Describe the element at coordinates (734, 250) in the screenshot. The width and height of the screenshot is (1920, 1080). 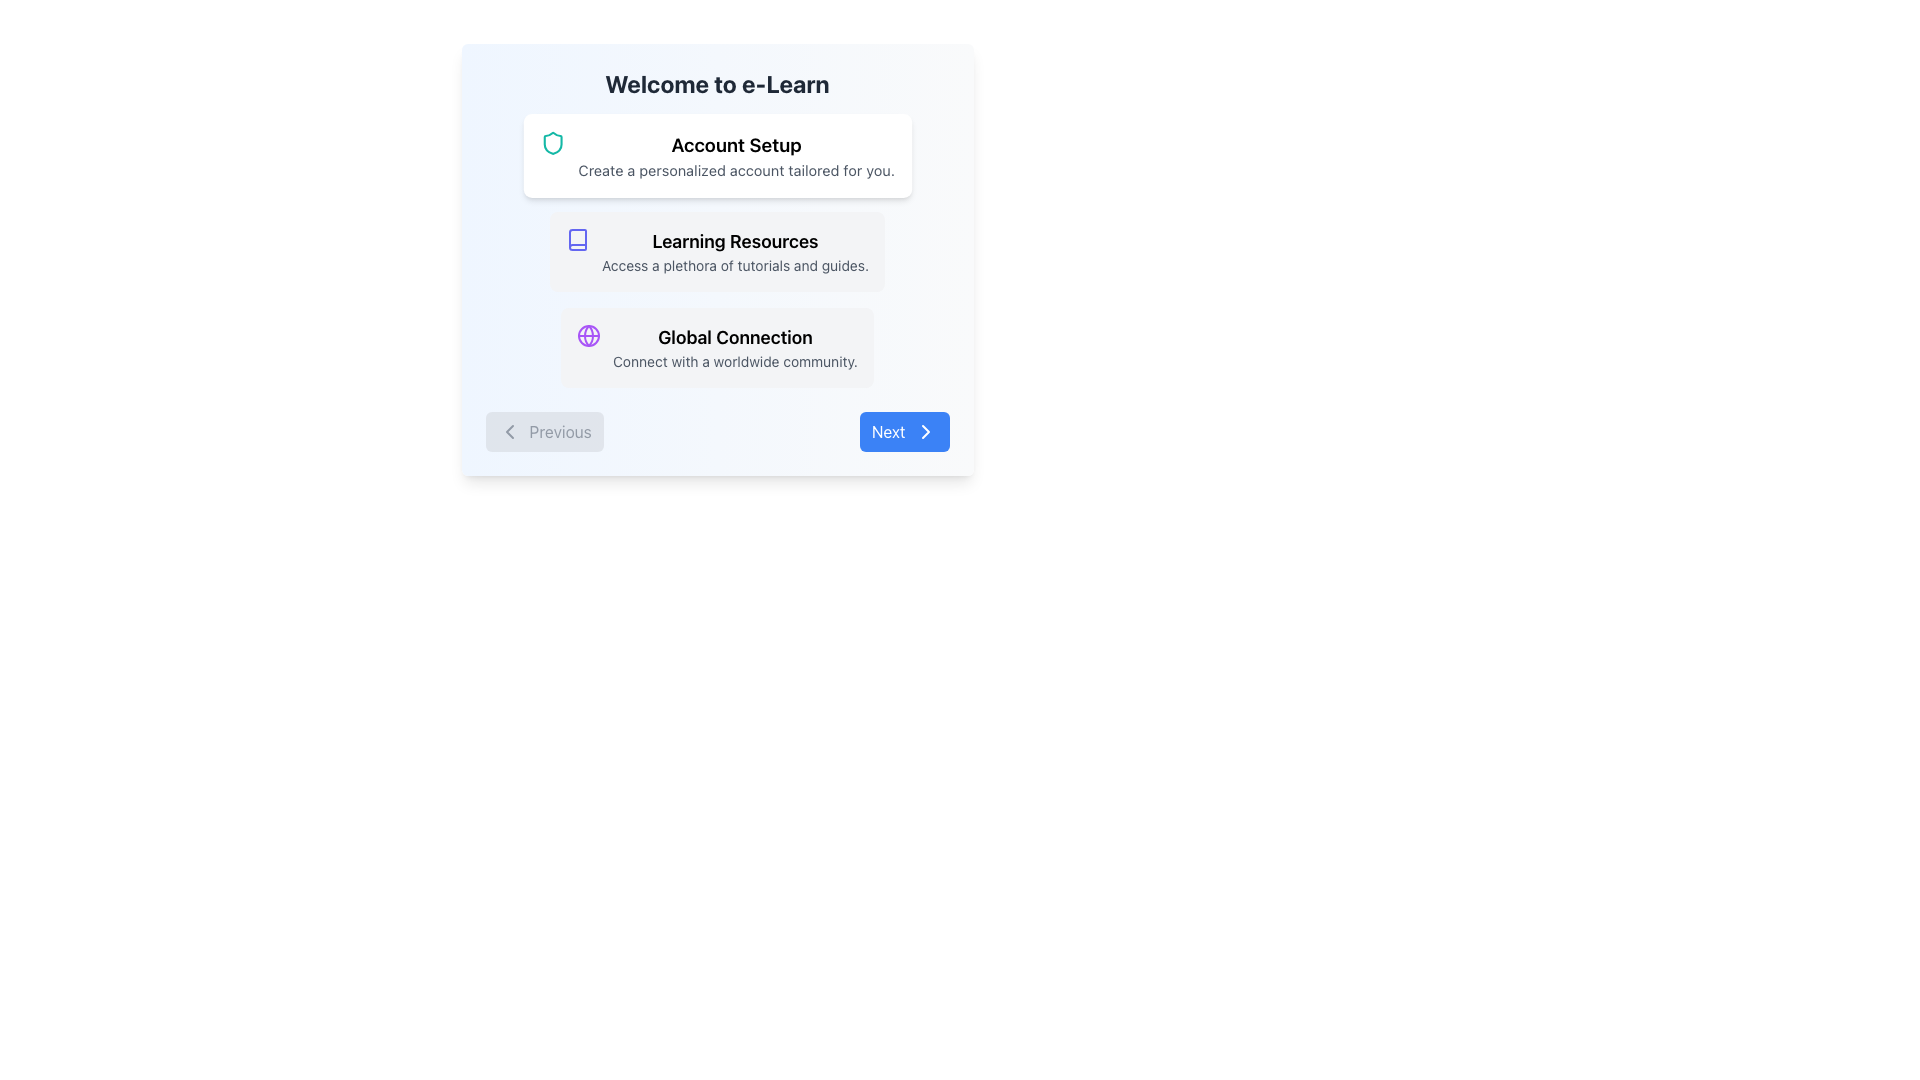
I see `text description under the 'Learning Resources' header, which provides access to tutorials and guides` at that location.